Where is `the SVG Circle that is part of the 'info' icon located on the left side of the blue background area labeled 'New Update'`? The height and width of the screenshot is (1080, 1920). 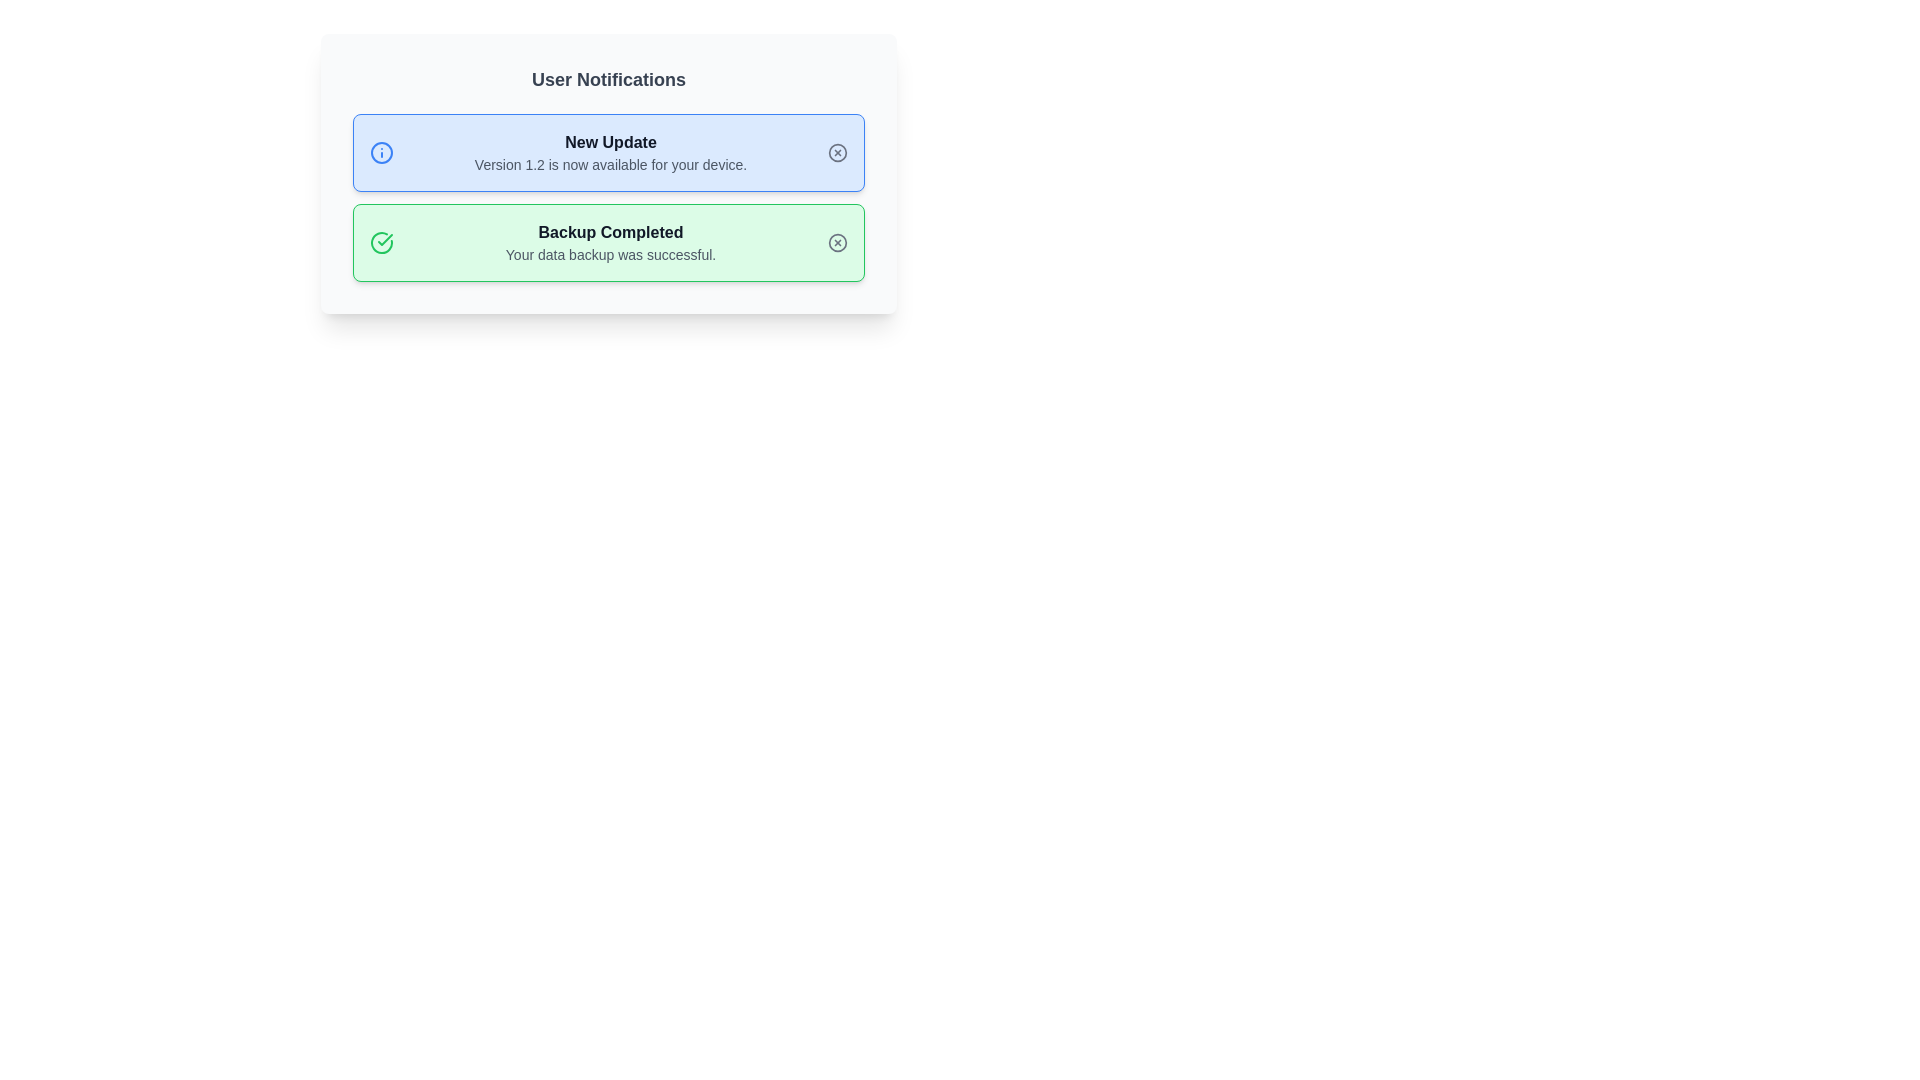
the SVG Circle that is part of the 'info' icon located on the left side of the blue background area labeled 'New Update' is located at coordinates (382, 152).